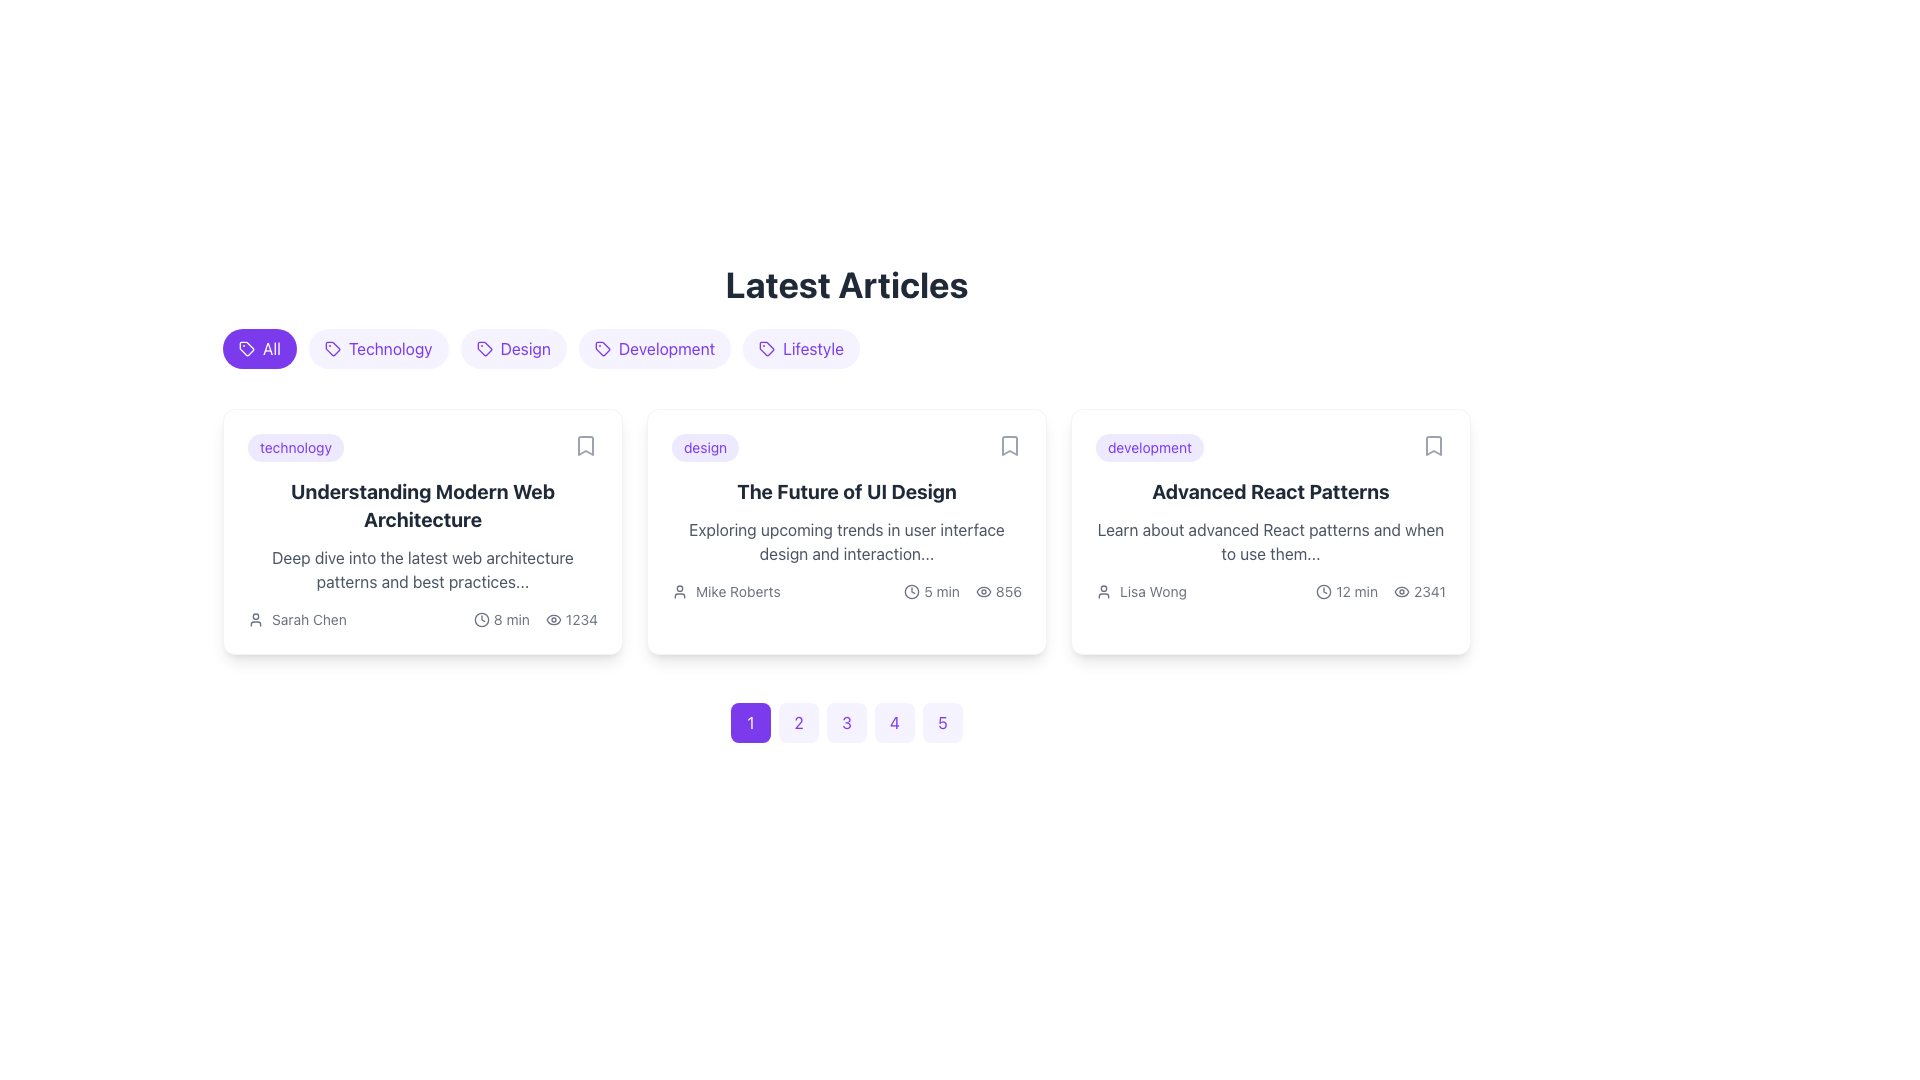  I want to click on the text block containing the description 'Deep dive into the latest web architecture patterns and best practices...' which is located below the title 'Understanding Modern Web Architecture', so click(421, 570).